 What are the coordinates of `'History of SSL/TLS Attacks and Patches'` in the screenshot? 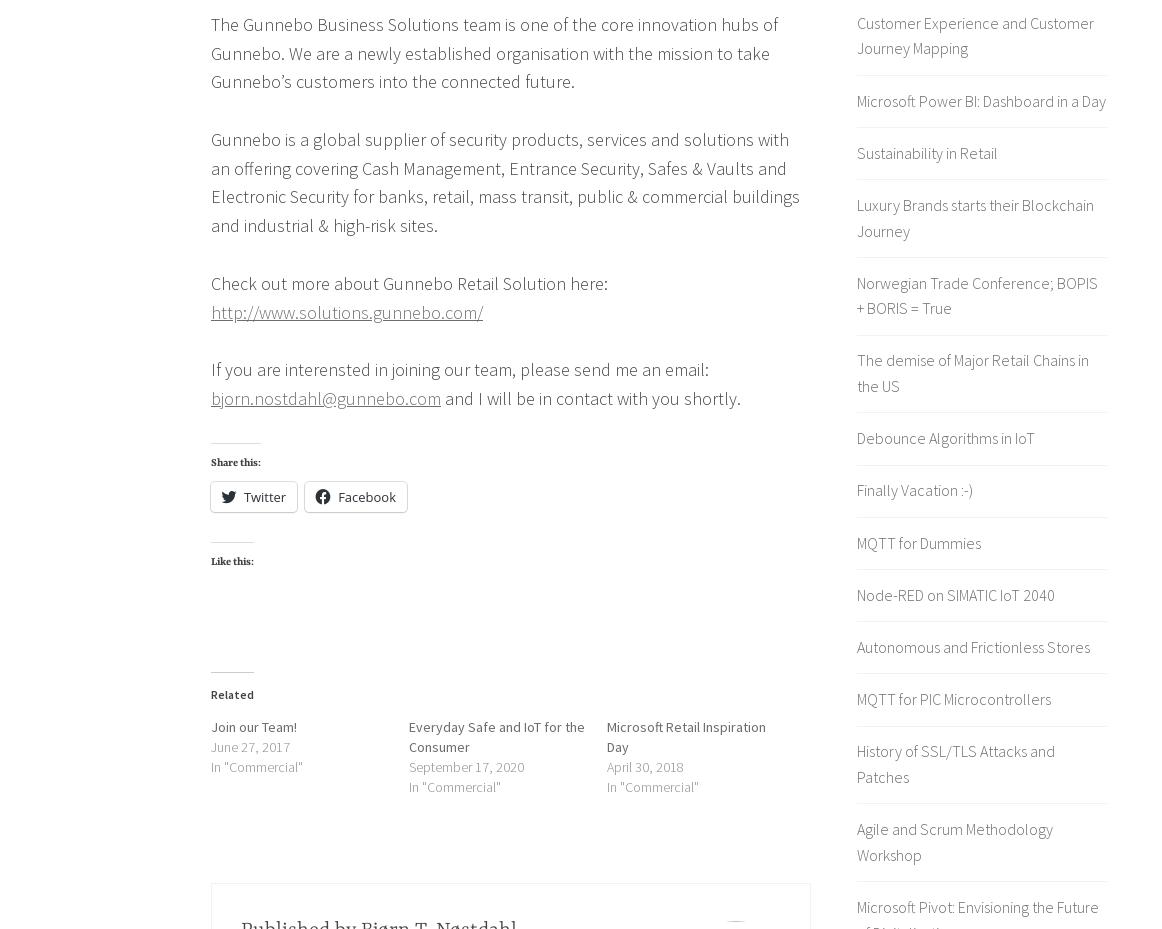 It's located at (856, 762).